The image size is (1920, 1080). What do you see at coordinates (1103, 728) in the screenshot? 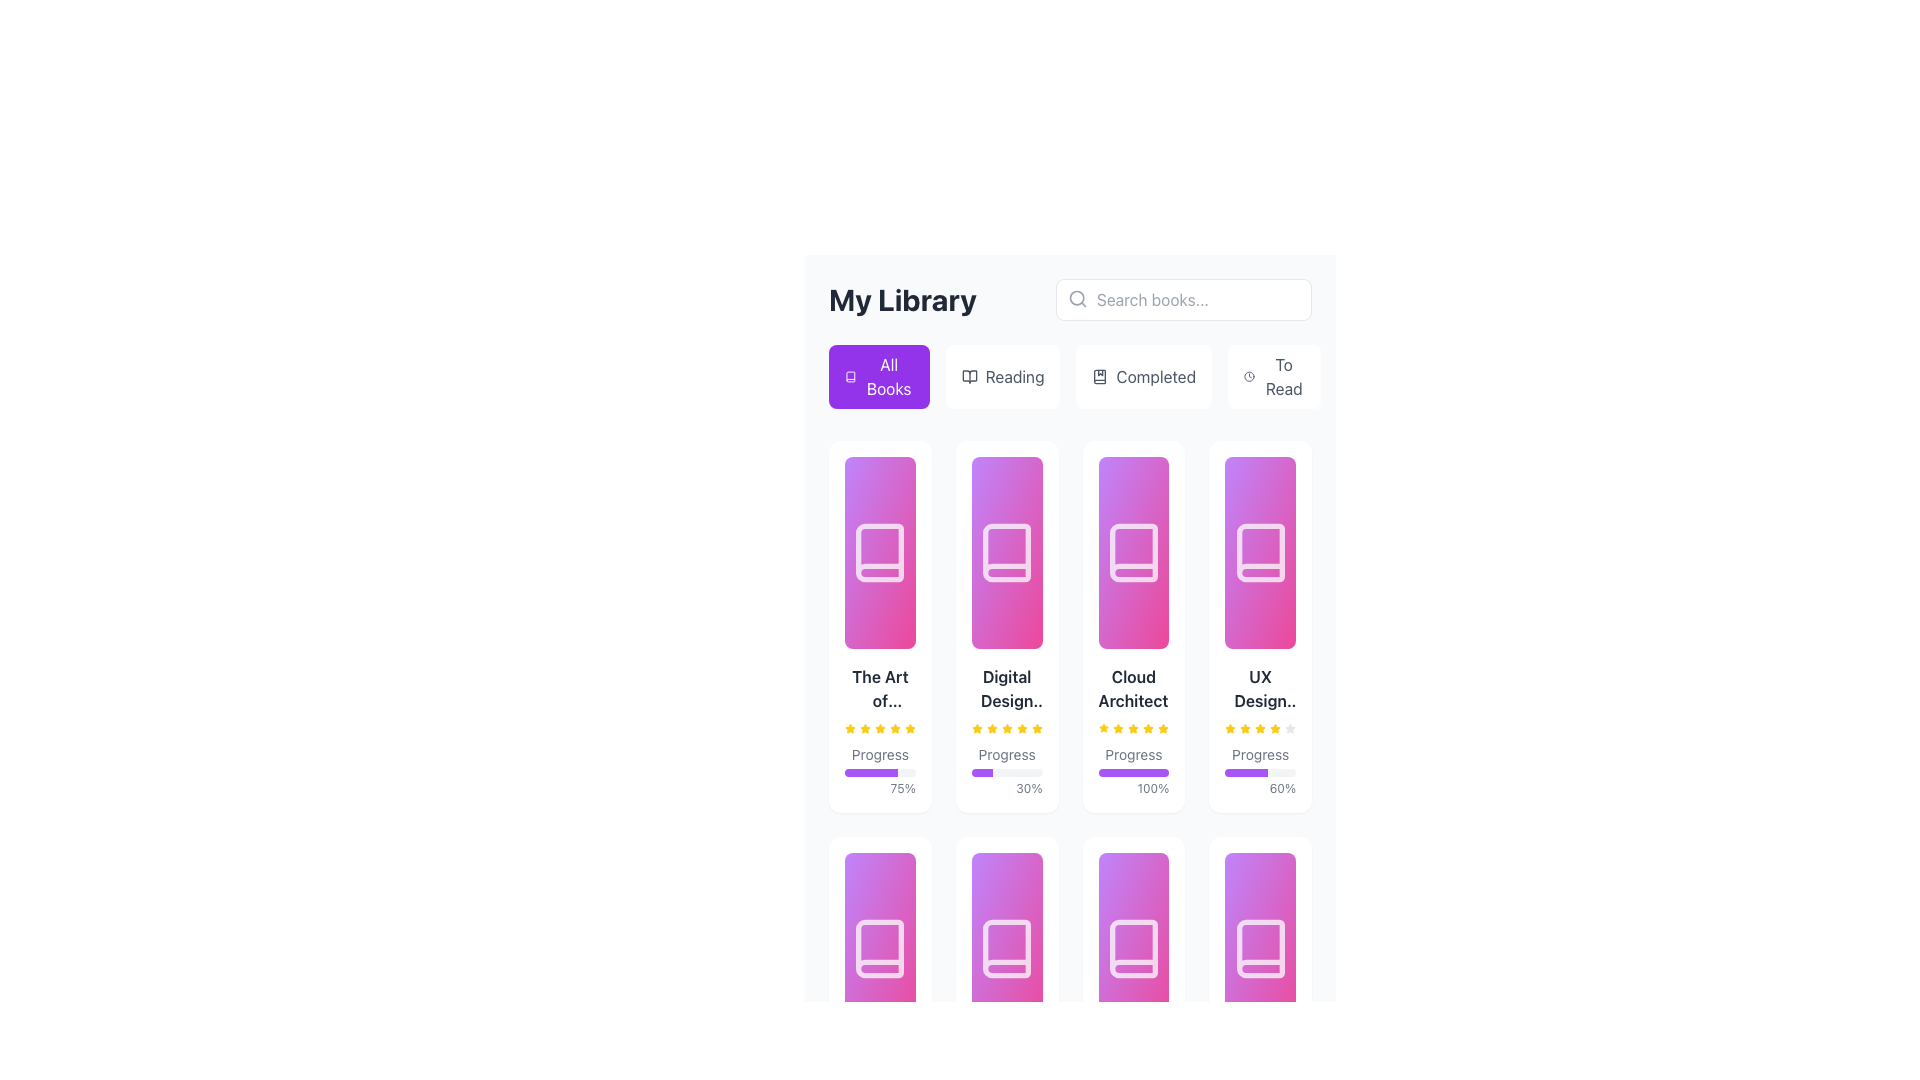
I see `the static state of the third yellow star icon in the rating system located below the 'Cloud Architect' book description` at bounding box center [1103, 728].